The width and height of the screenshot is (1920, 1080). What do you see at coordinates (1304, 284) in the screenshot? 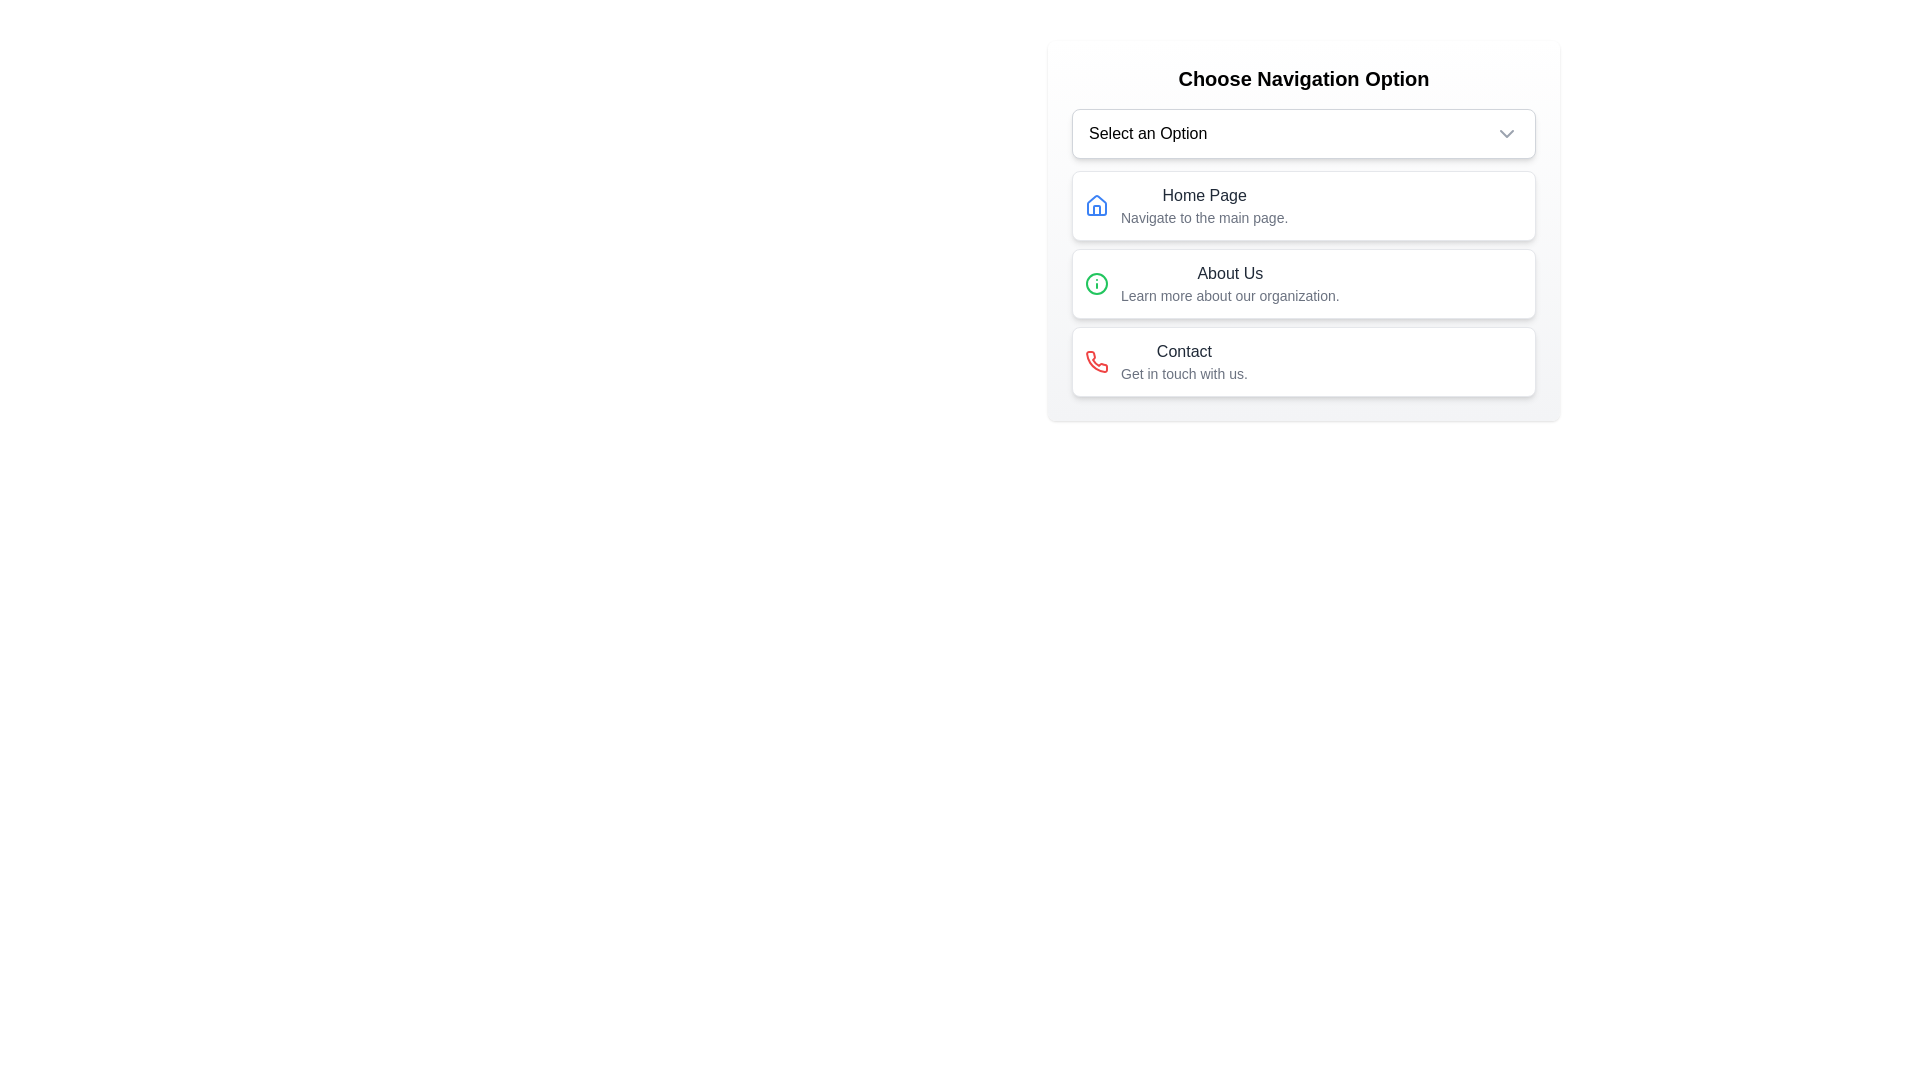
I see `the middle button in the vertically arranged list` at bounding box center [1304, 284].